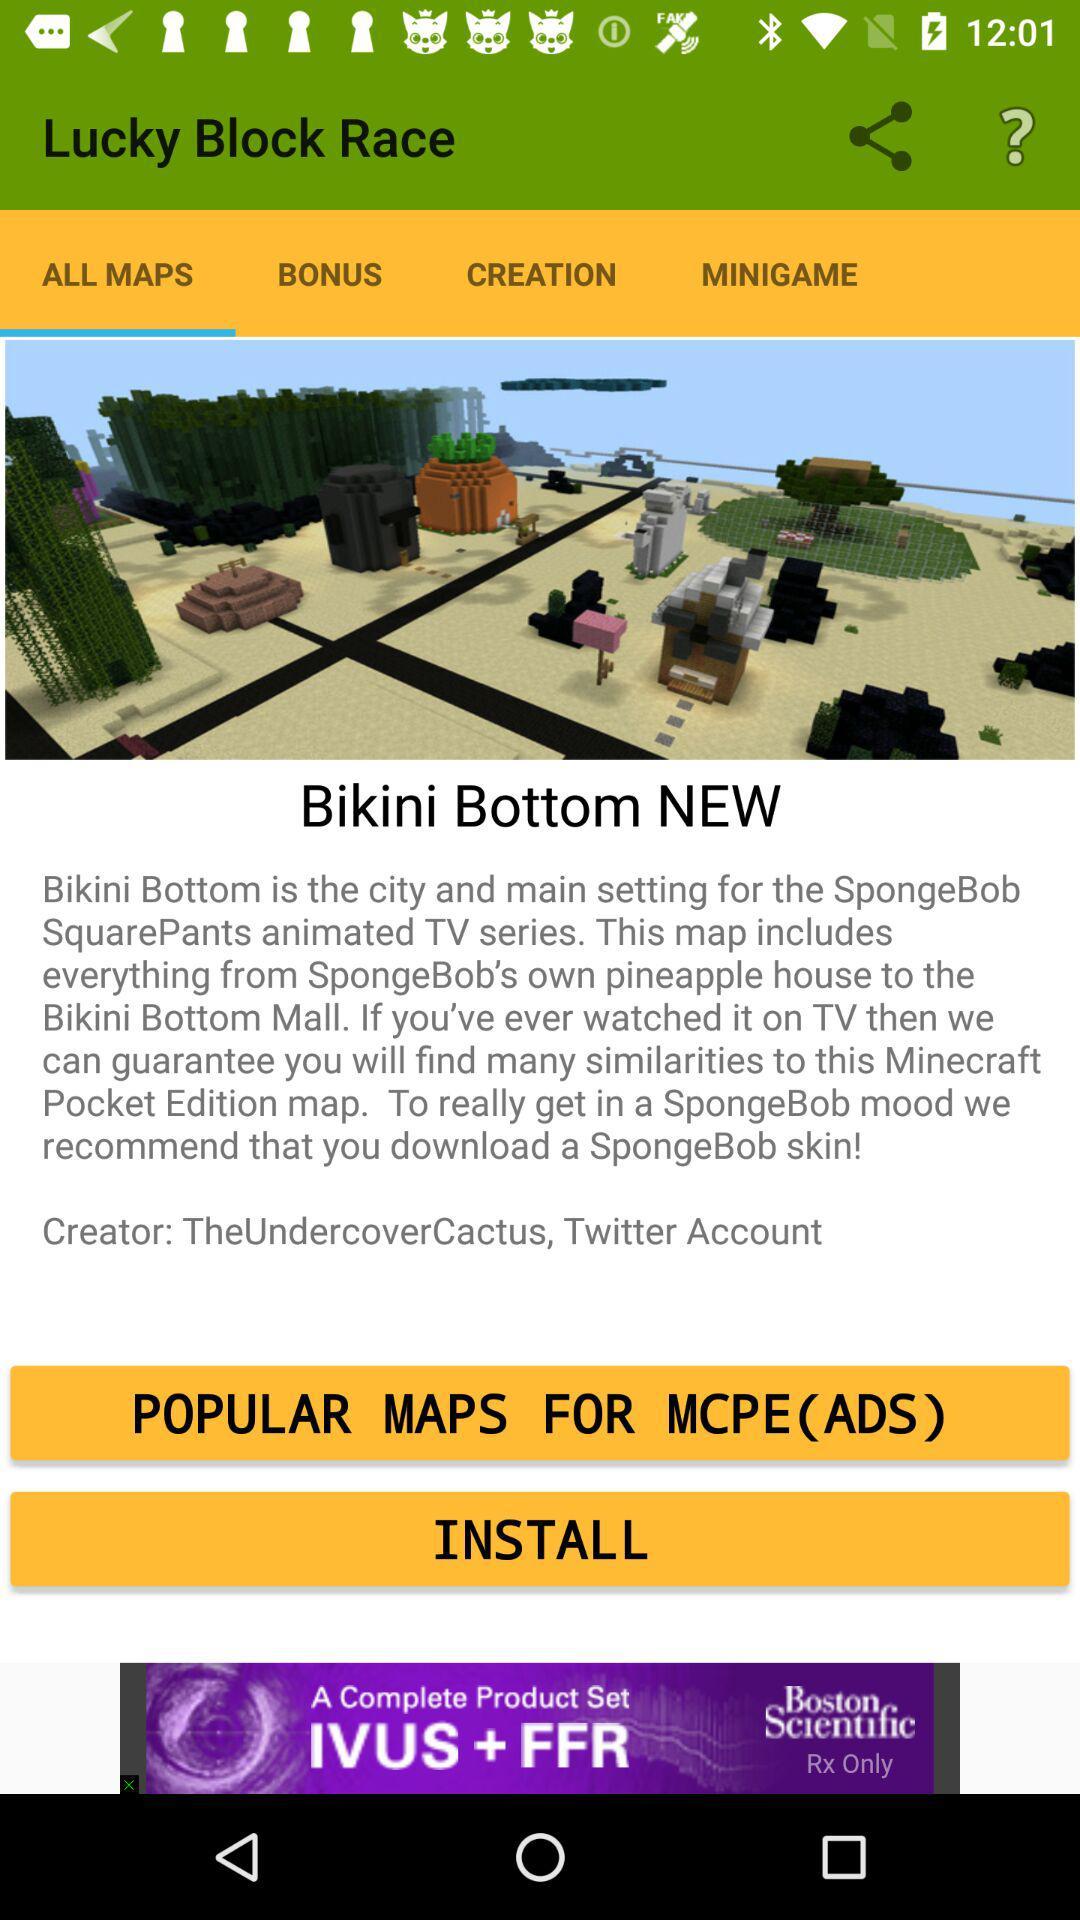  Describe the element at coordinates (540, 1538) in the screenshot. I see `item below popular maps for item` at that location.